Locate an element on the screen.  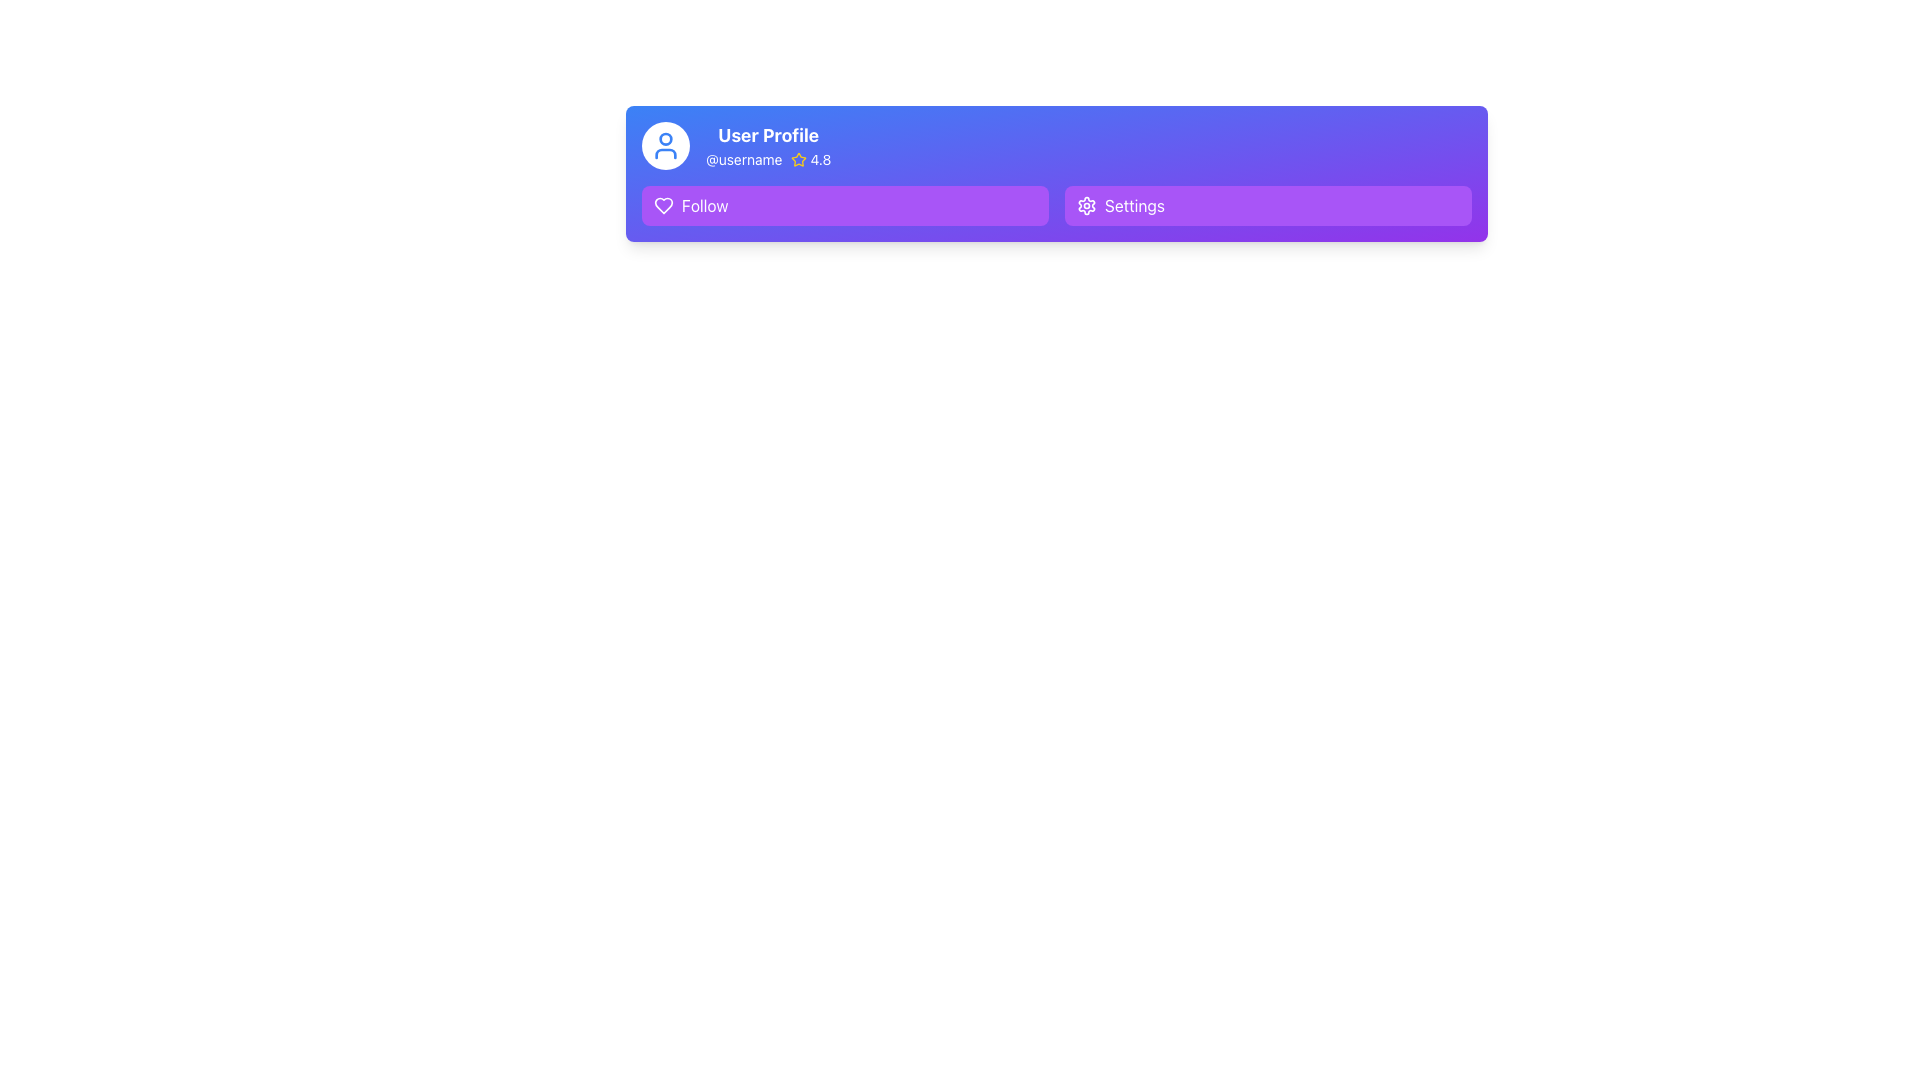
contents of the user profile composite element displaying the username '@username', rating '4.8', and star icon is located at coordinates (767, 158).